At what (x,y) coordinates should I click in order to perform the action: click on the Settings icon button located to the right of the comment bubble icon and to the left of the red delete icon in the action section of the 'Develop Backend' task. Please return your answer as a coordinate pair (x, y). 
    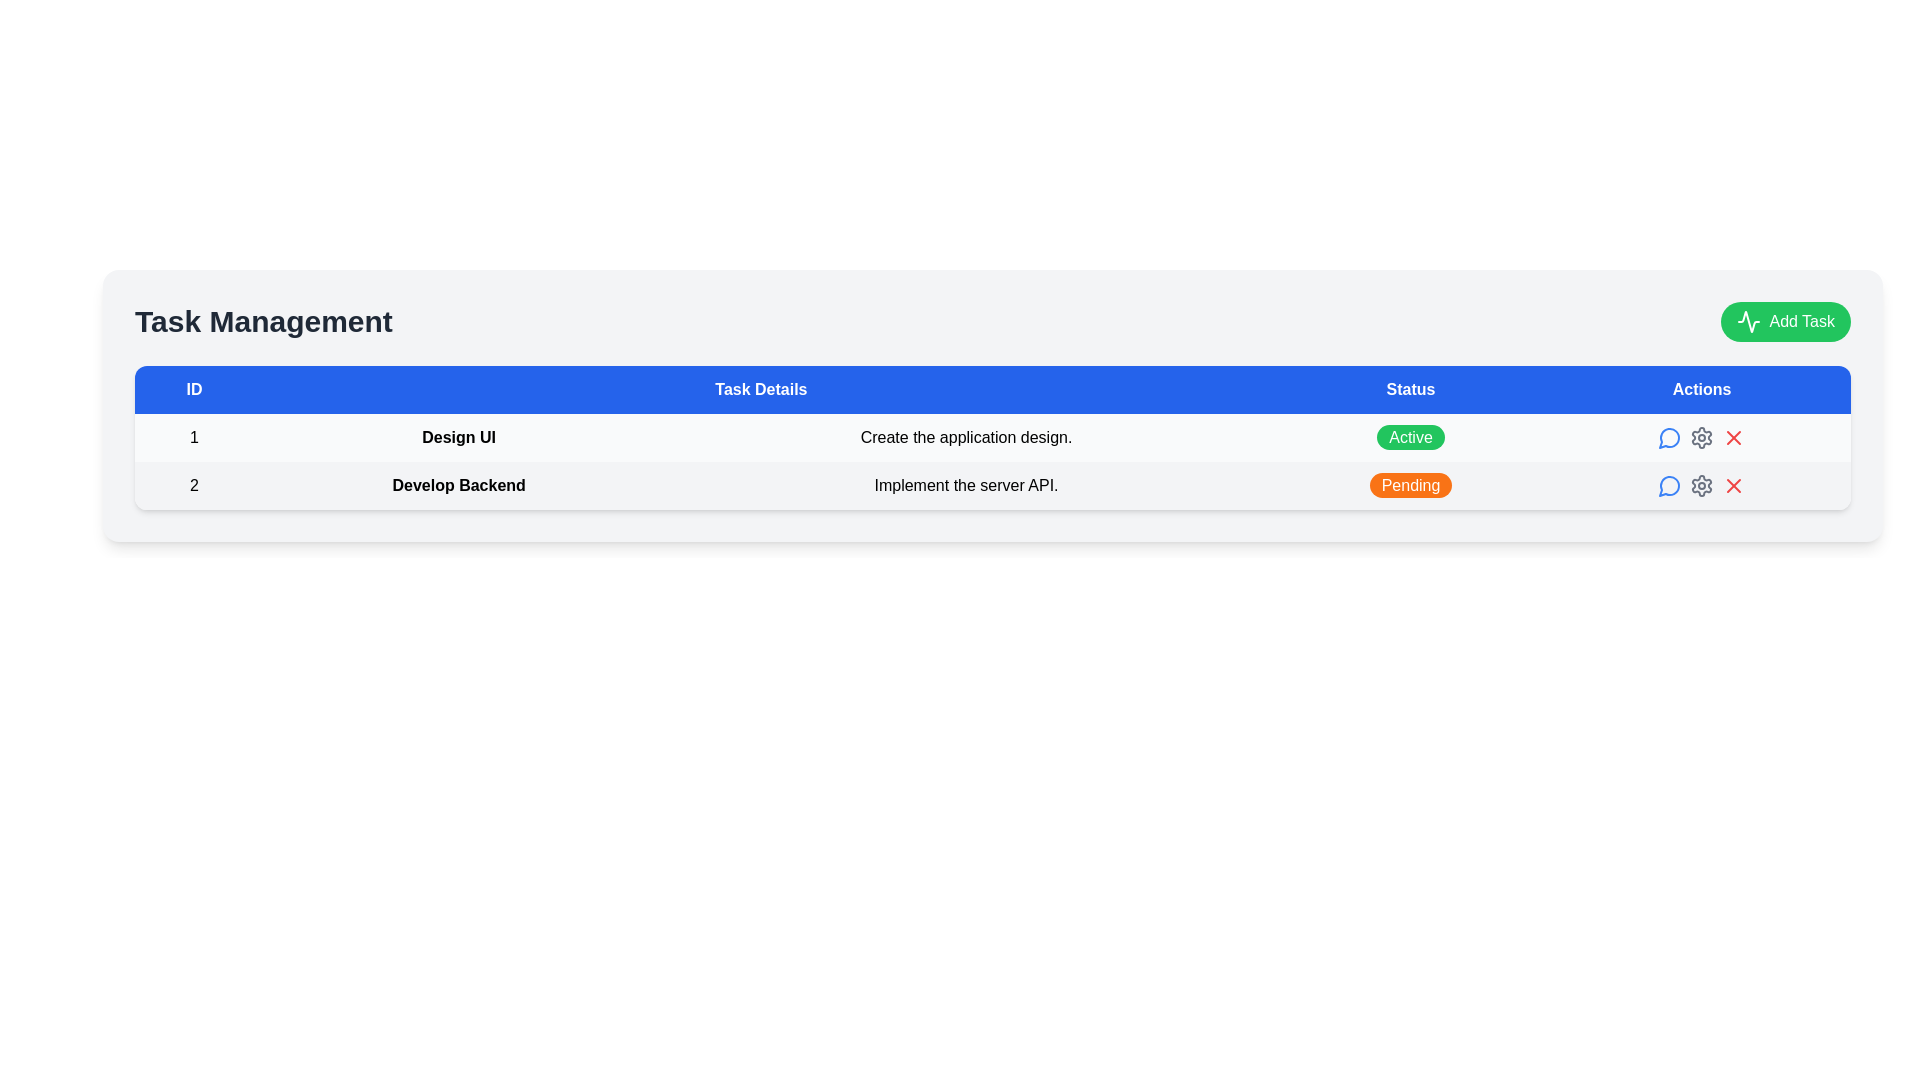
    Looking at the image, I should click on (1701, 437).